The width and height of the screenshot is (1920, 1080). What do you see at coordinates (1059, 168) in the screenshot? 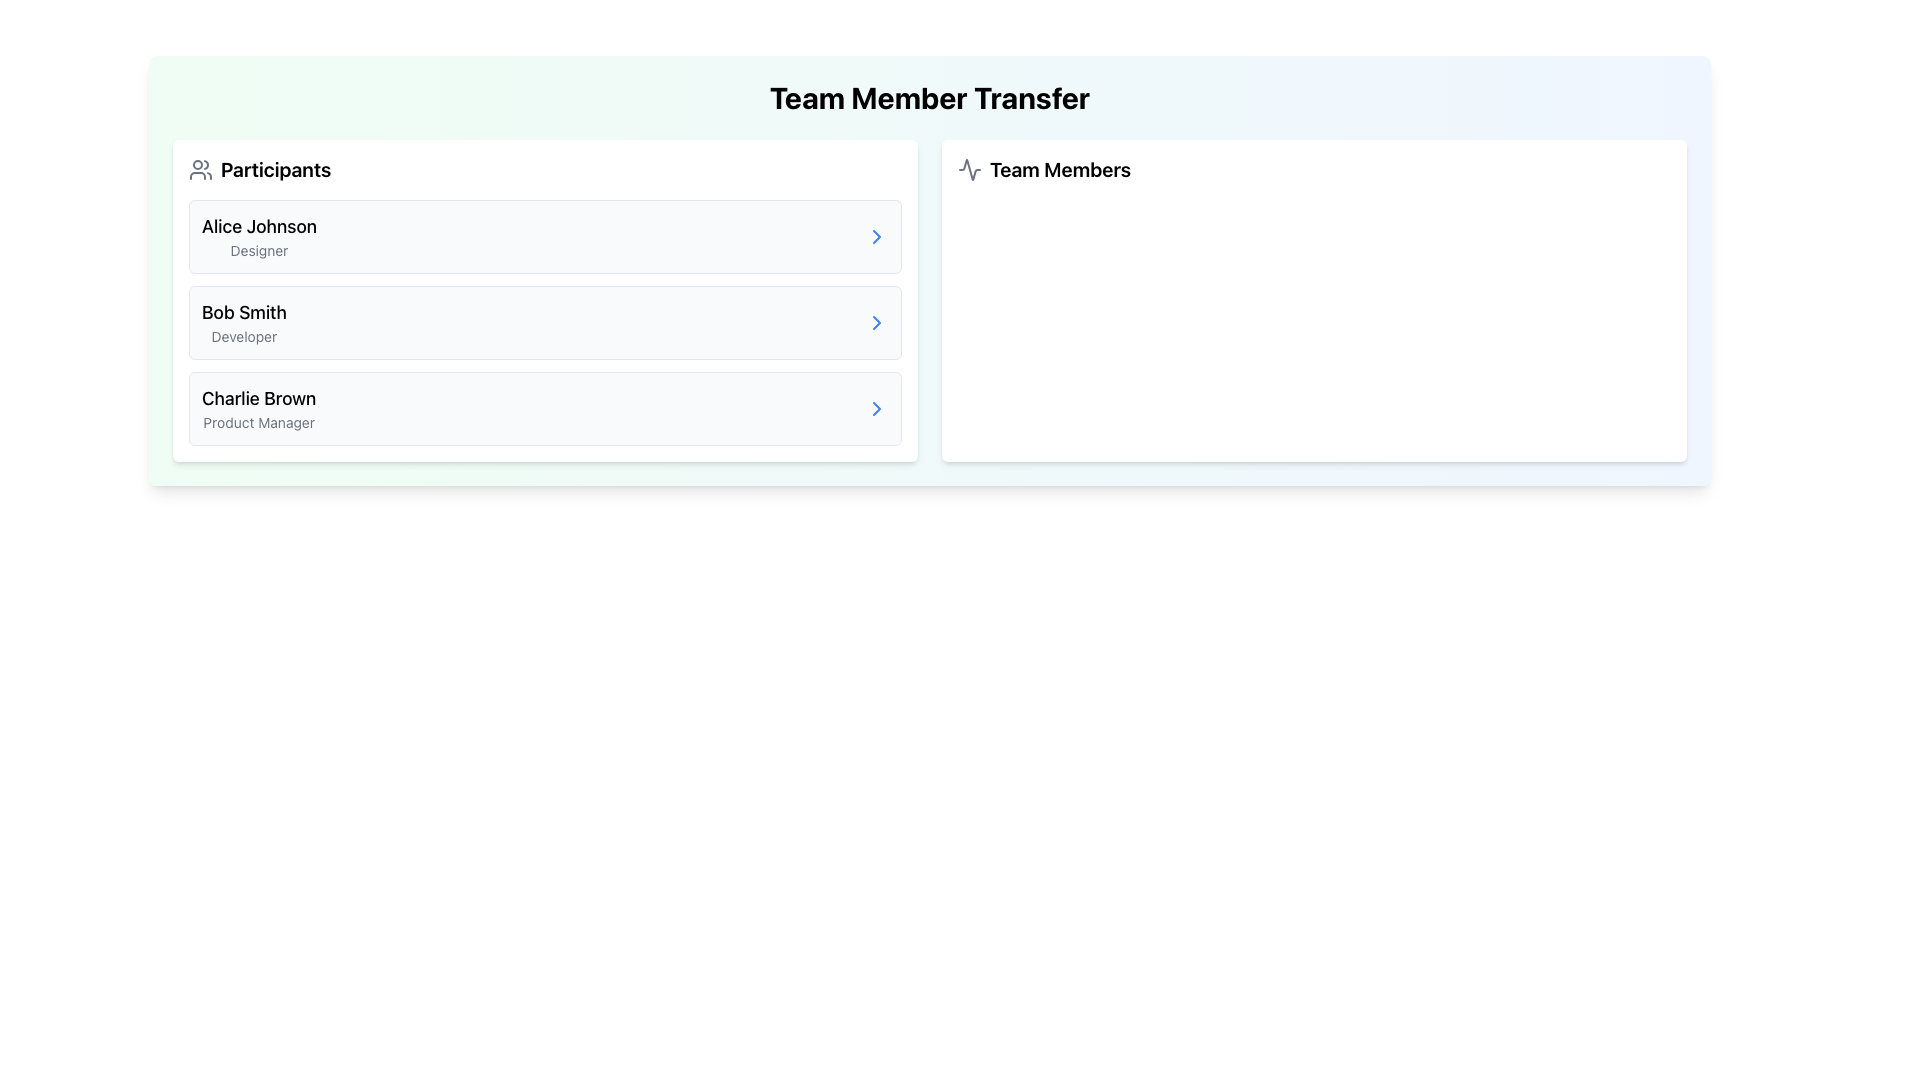
I see `the static text label that specifies the section in the top-right of the right panel header, which is purely informational and non-interactive` at bounding box center [1059, 168].